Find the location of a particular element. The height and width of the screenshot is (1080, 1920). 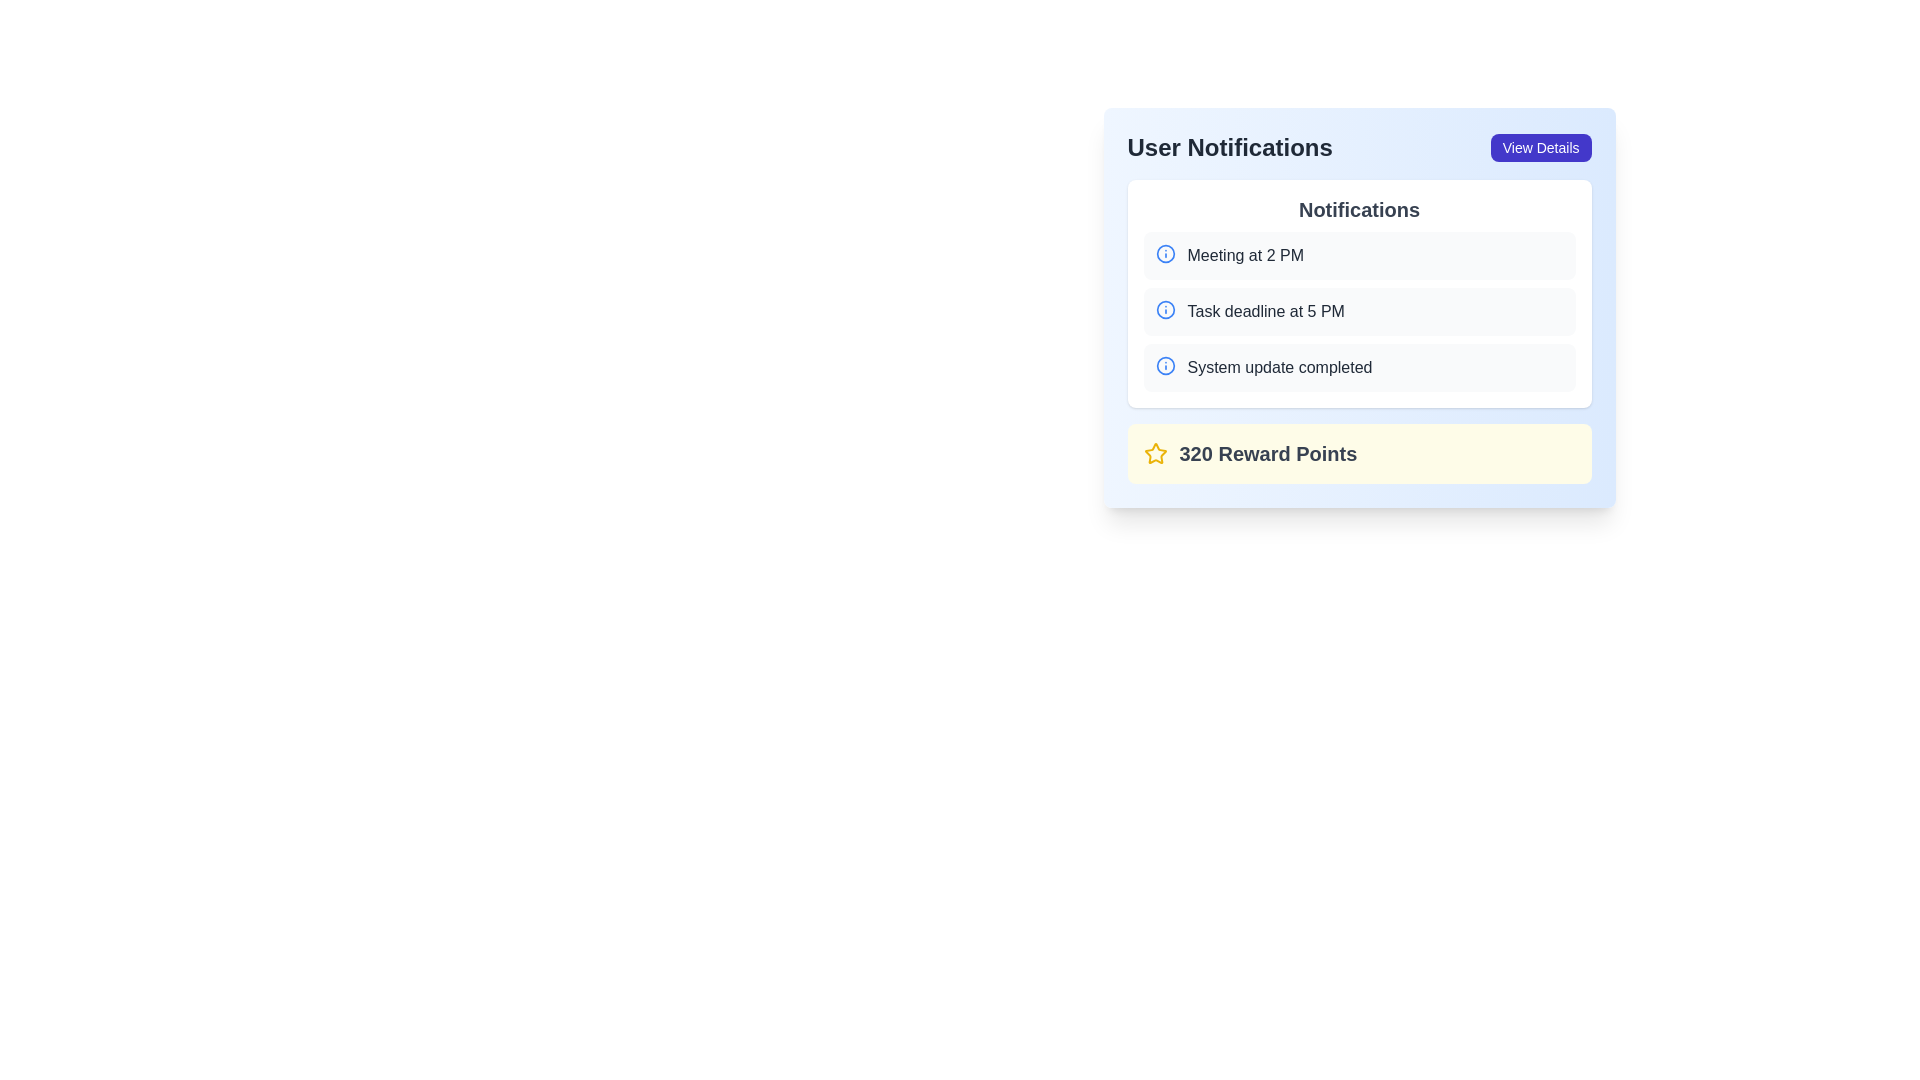

the text label displaying 'Meeting at 2 PM' styled in dark gray within the 'User Notifications' card is located at coordinates (1244, 254).